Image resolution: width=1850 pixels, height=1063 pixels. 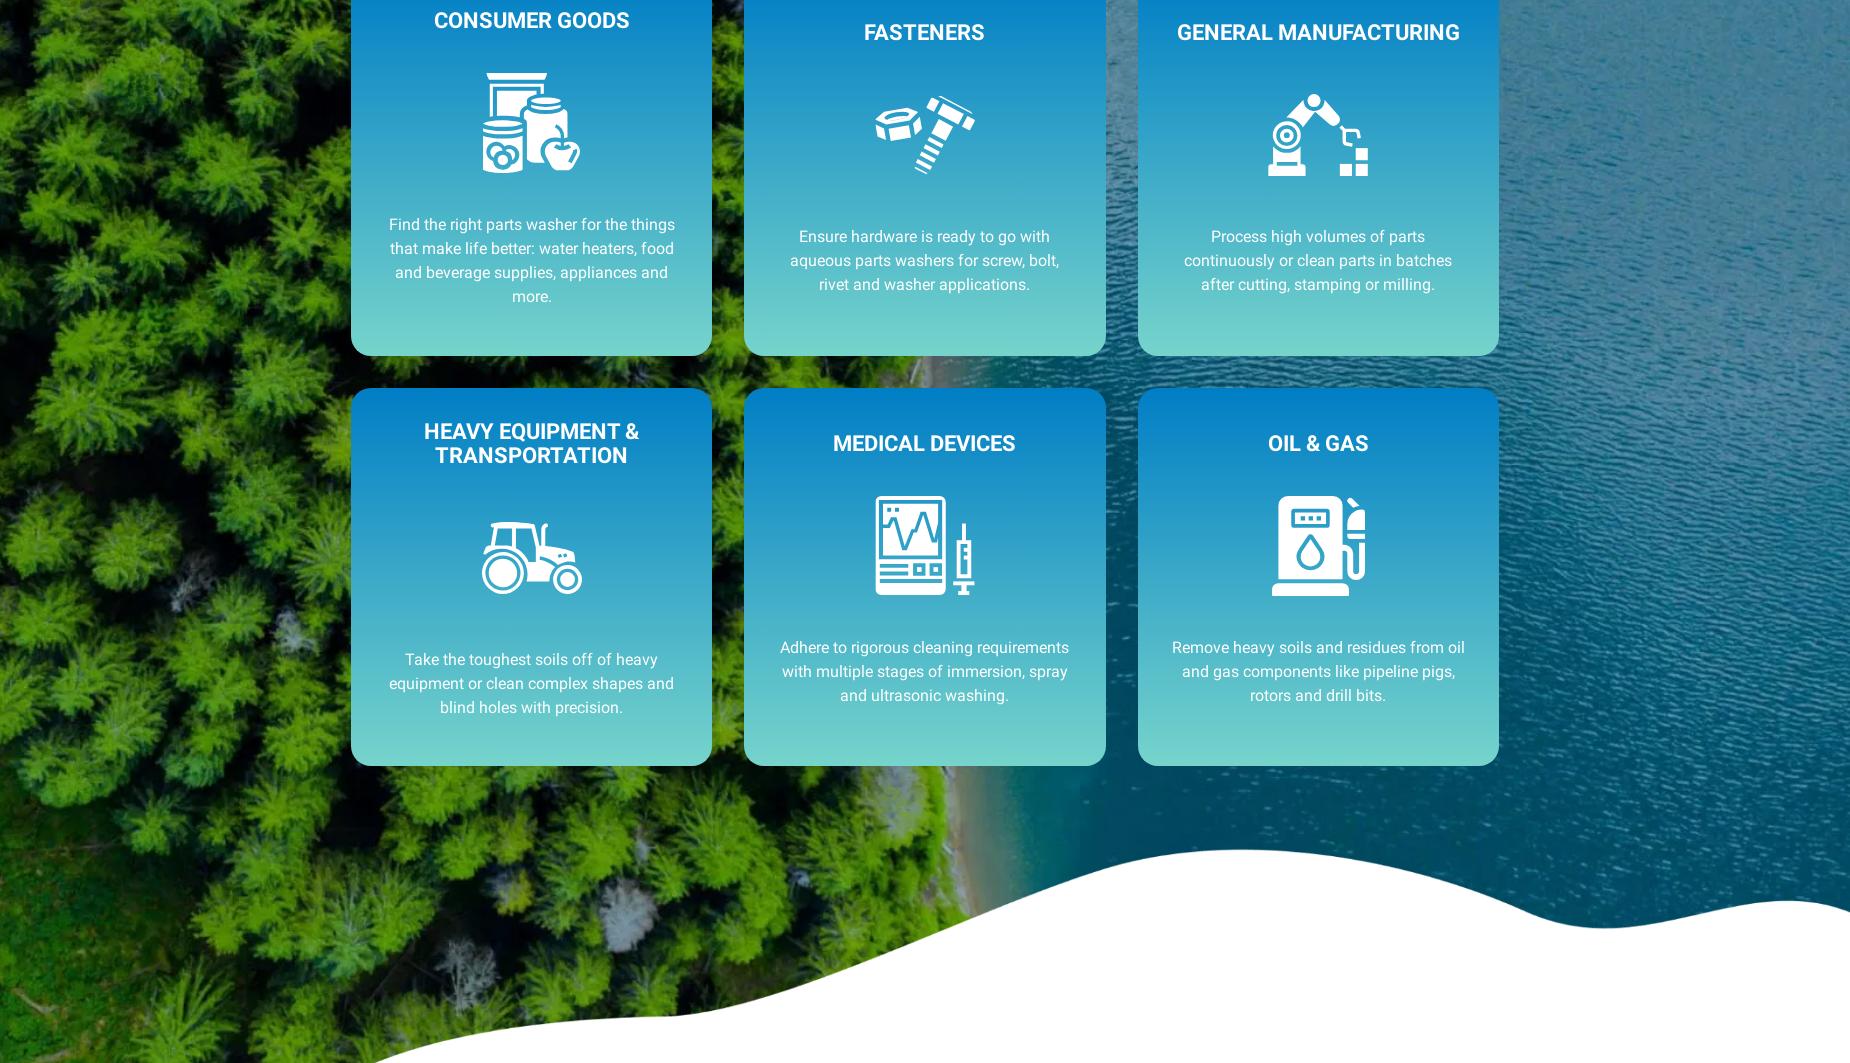 I want to click on 'Find the right parts washer for the things that make life better: water heaters, food and beverage supplies, appliances and more.', so click(x=530, y=260).